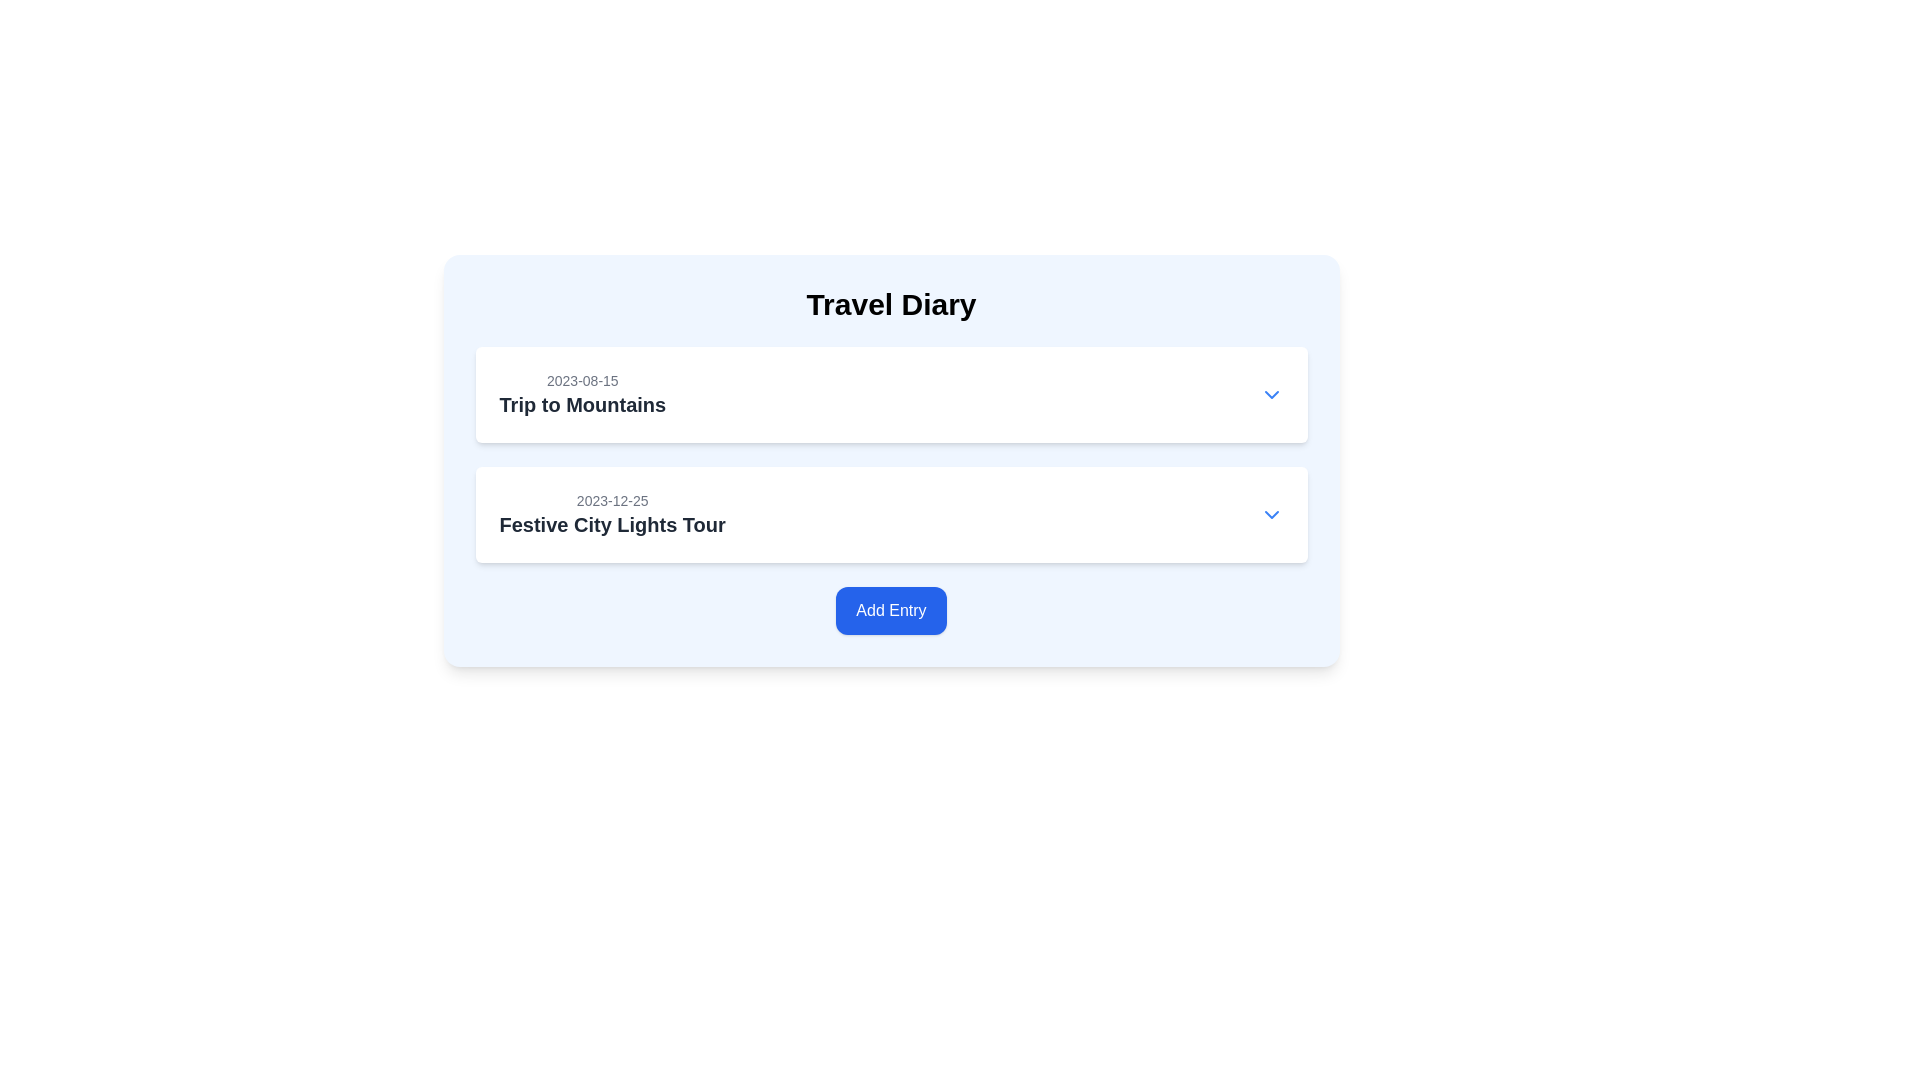 This screenshot has height=1080, width=1920. Describe the element at coordinates (611, 500) in the screenshot. I see `date displayed in the text label associated with the event titled 'Festive City Lights Tour', located at the top-left corner of its containing block` at that location.